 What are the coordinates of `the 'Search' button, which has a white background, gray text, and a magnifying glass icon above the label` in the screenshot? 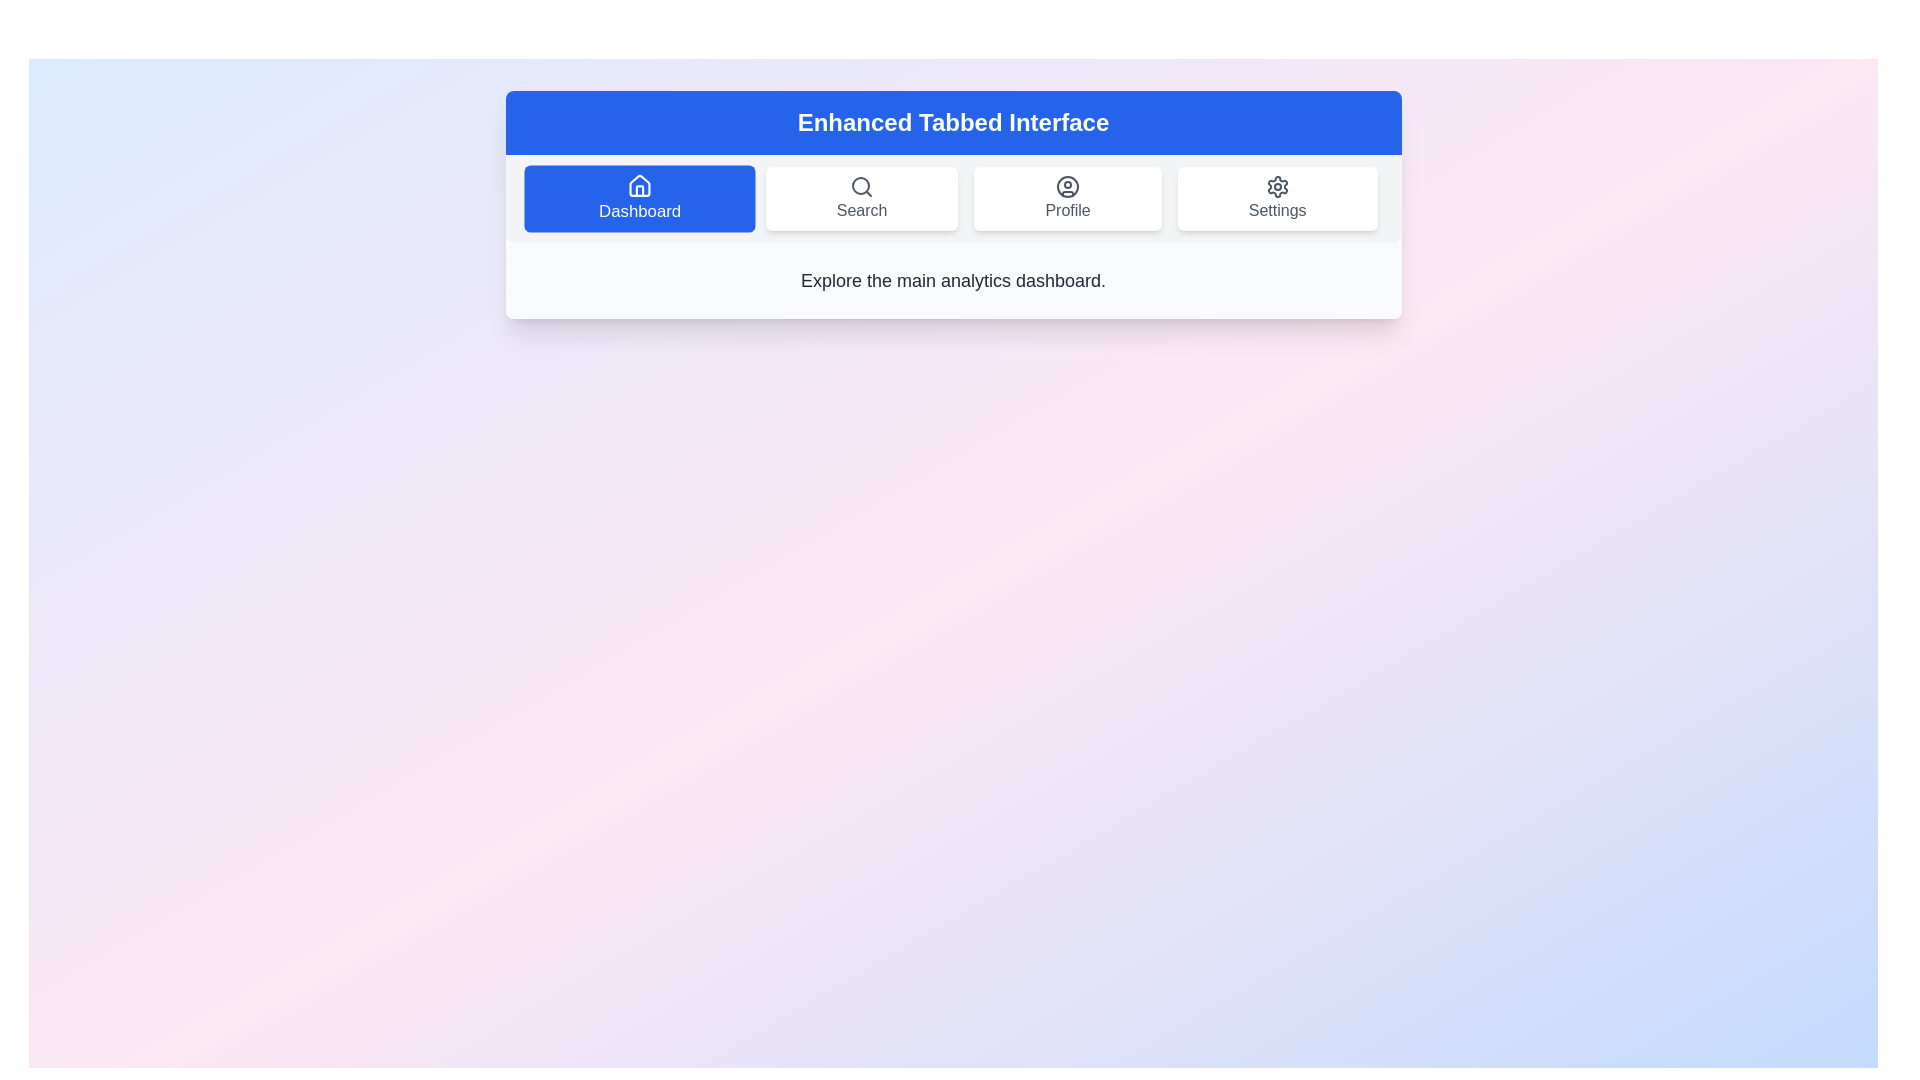 It's located at (862, 199).